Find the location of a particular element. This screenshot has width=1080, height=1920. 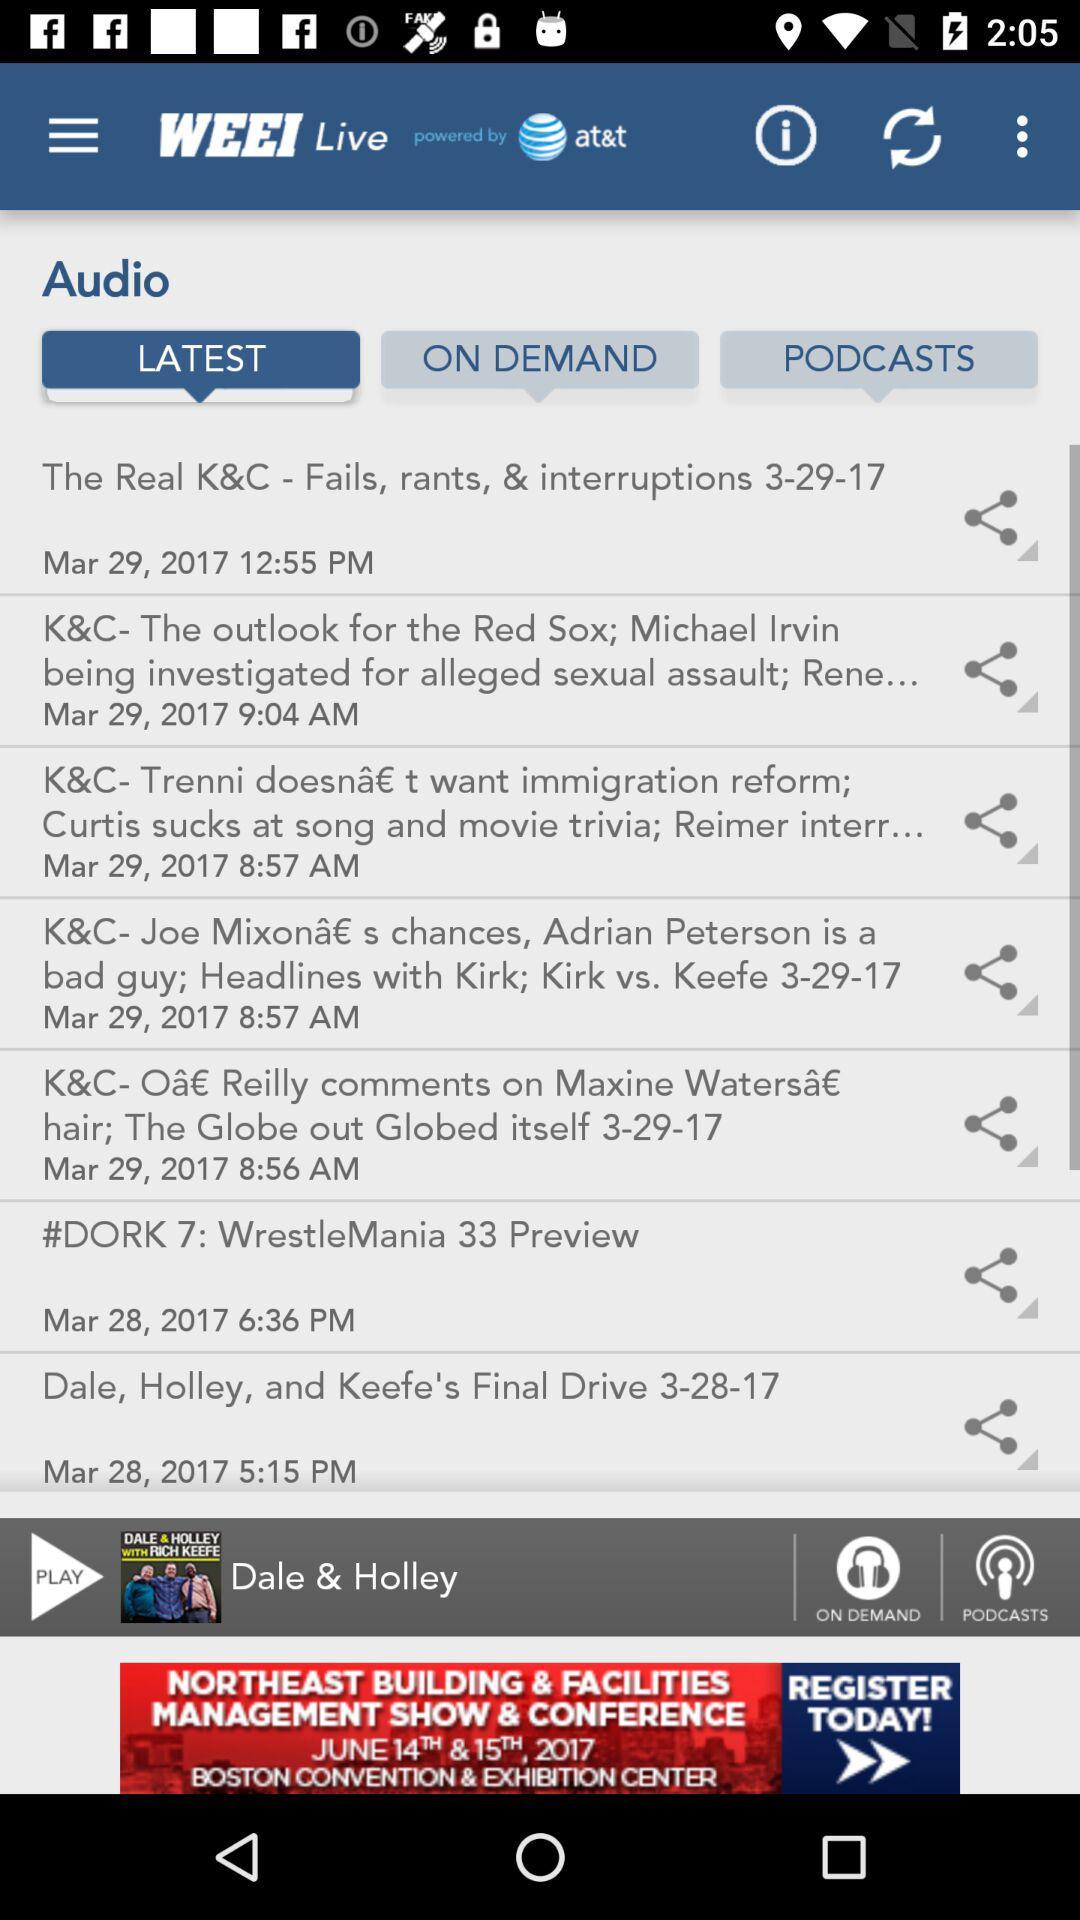

the play icon is located at coordinates (54, 1576).